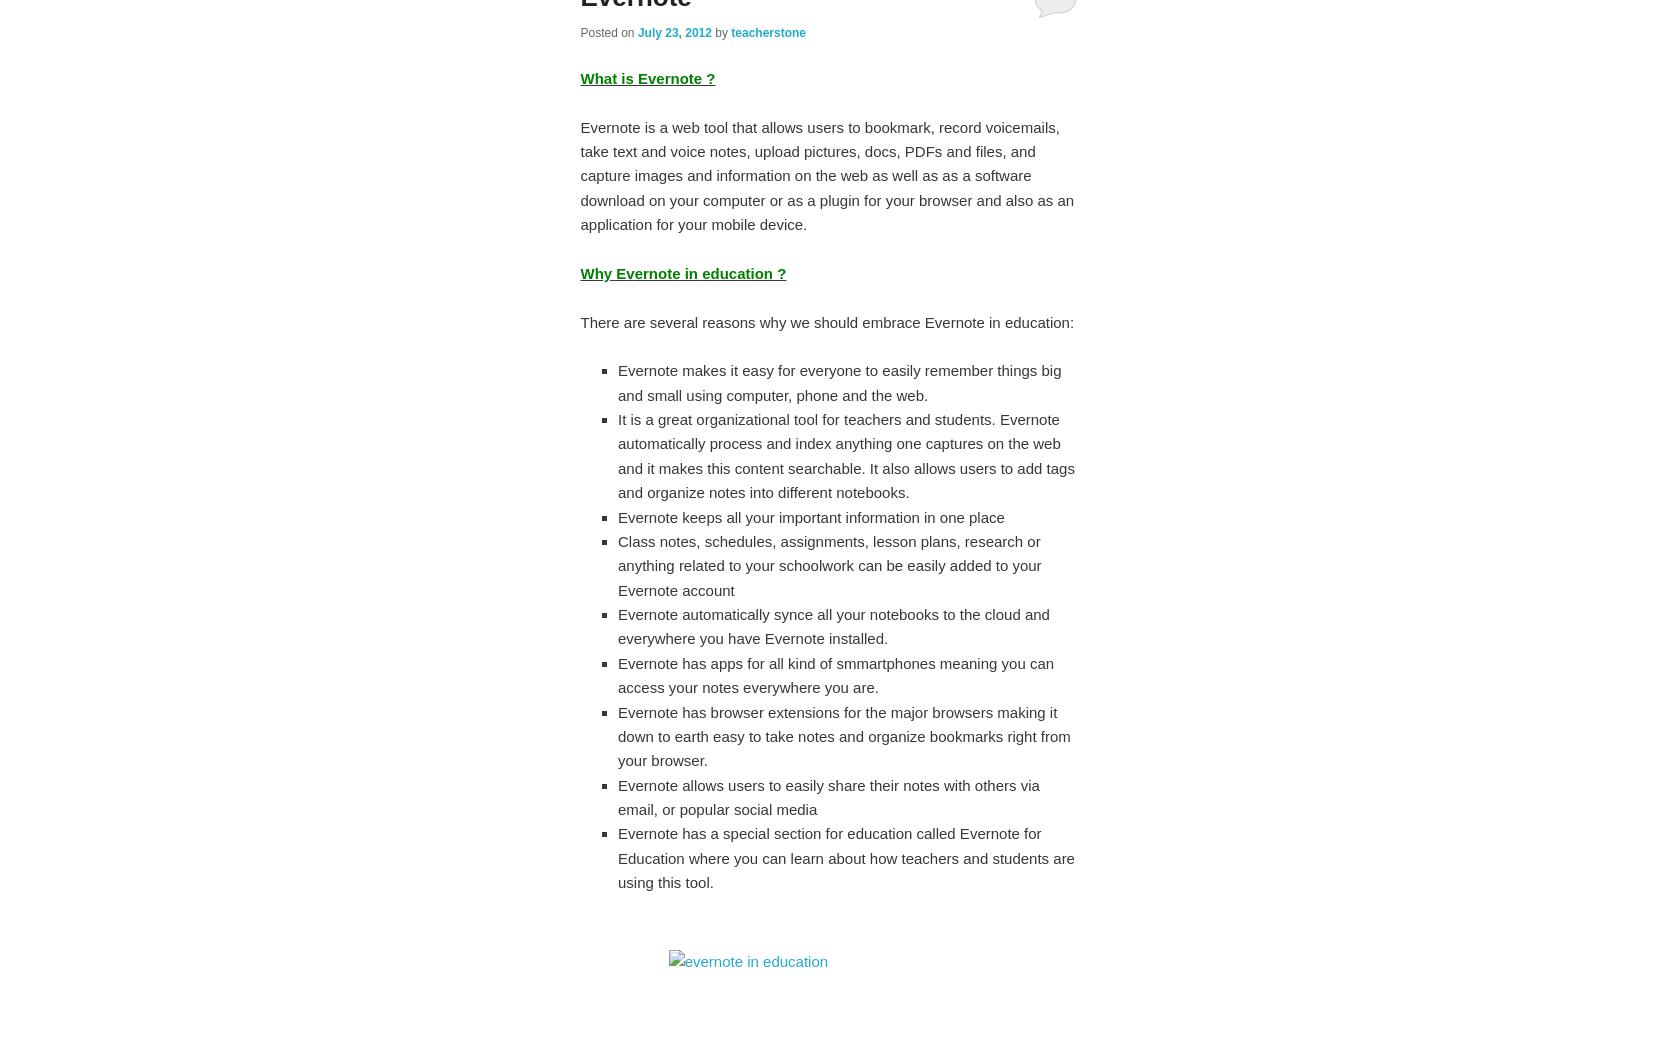  What do you see at coordinates (608, 32) in the screenshot?
I see `'Posted on'` at bounding box center [608, 32].